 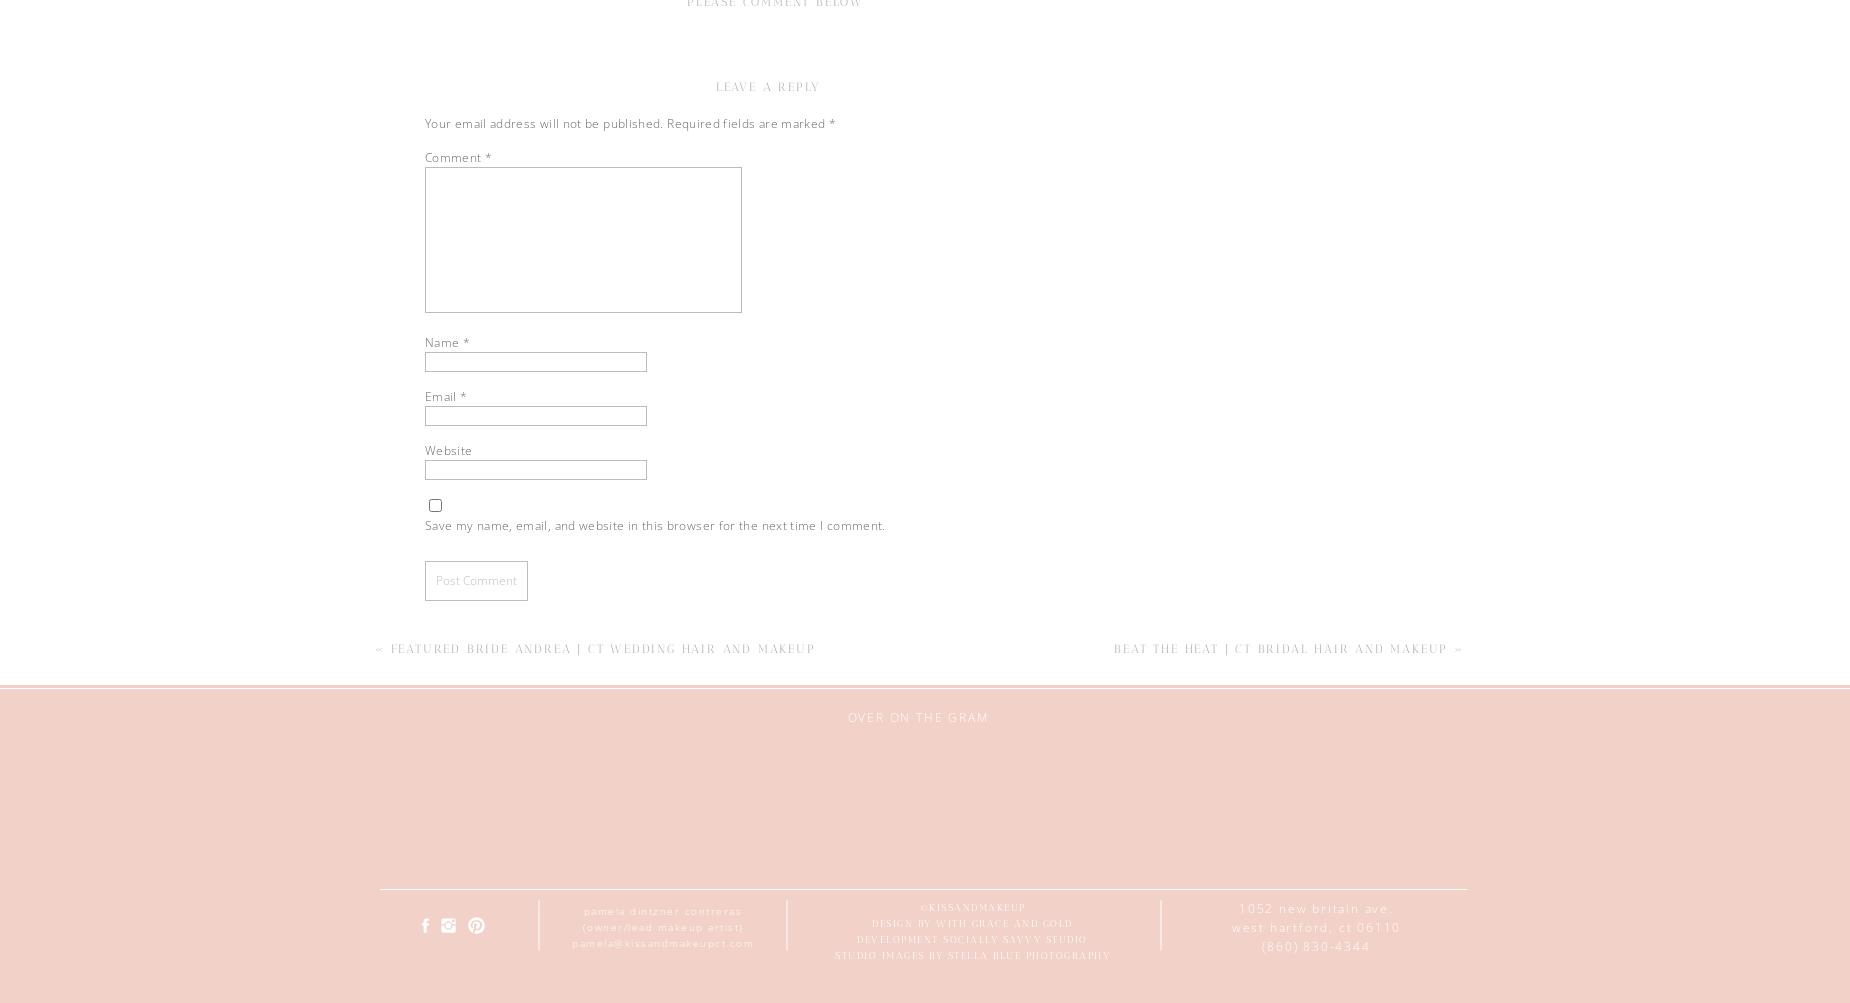 I want to click on 'West Hartford, CT 06110', so click(x=1315, y=926).